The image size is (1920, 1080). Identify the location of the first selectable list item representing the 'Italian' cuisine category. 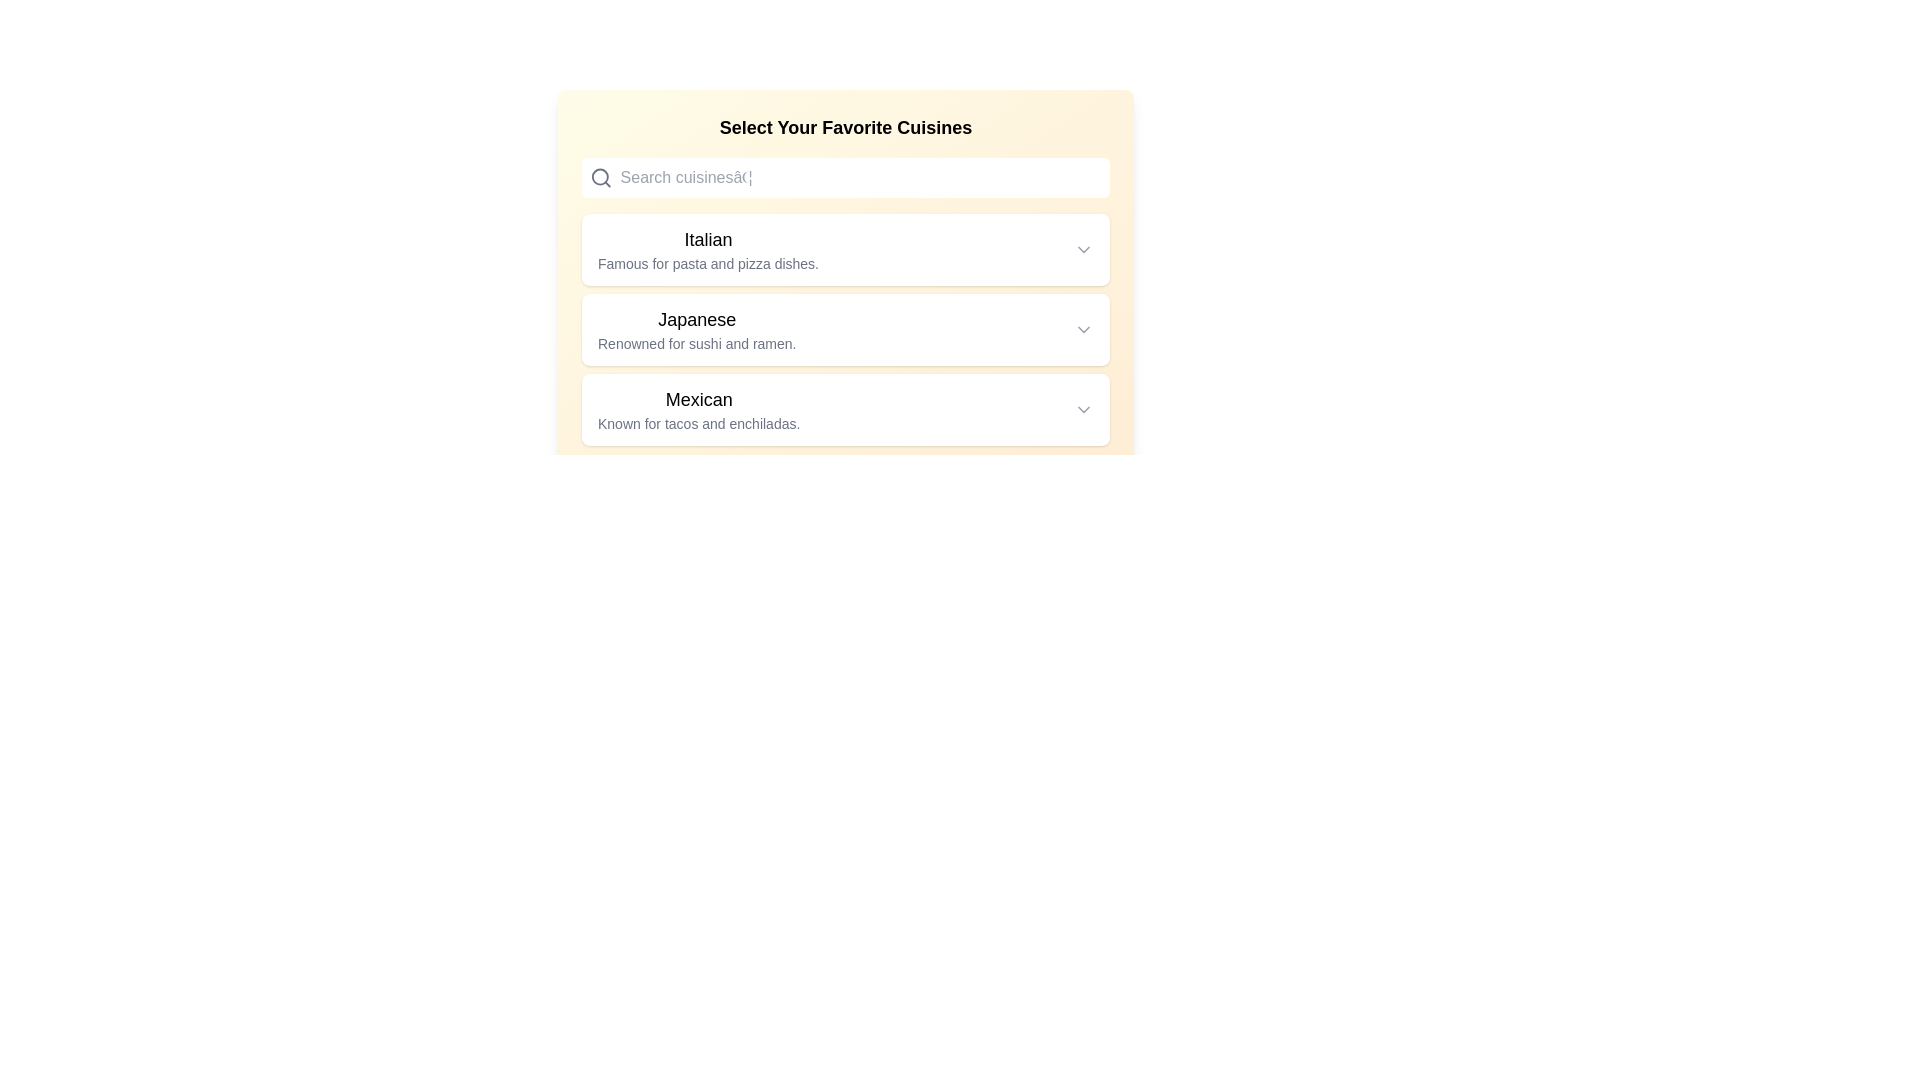
(845, 249).